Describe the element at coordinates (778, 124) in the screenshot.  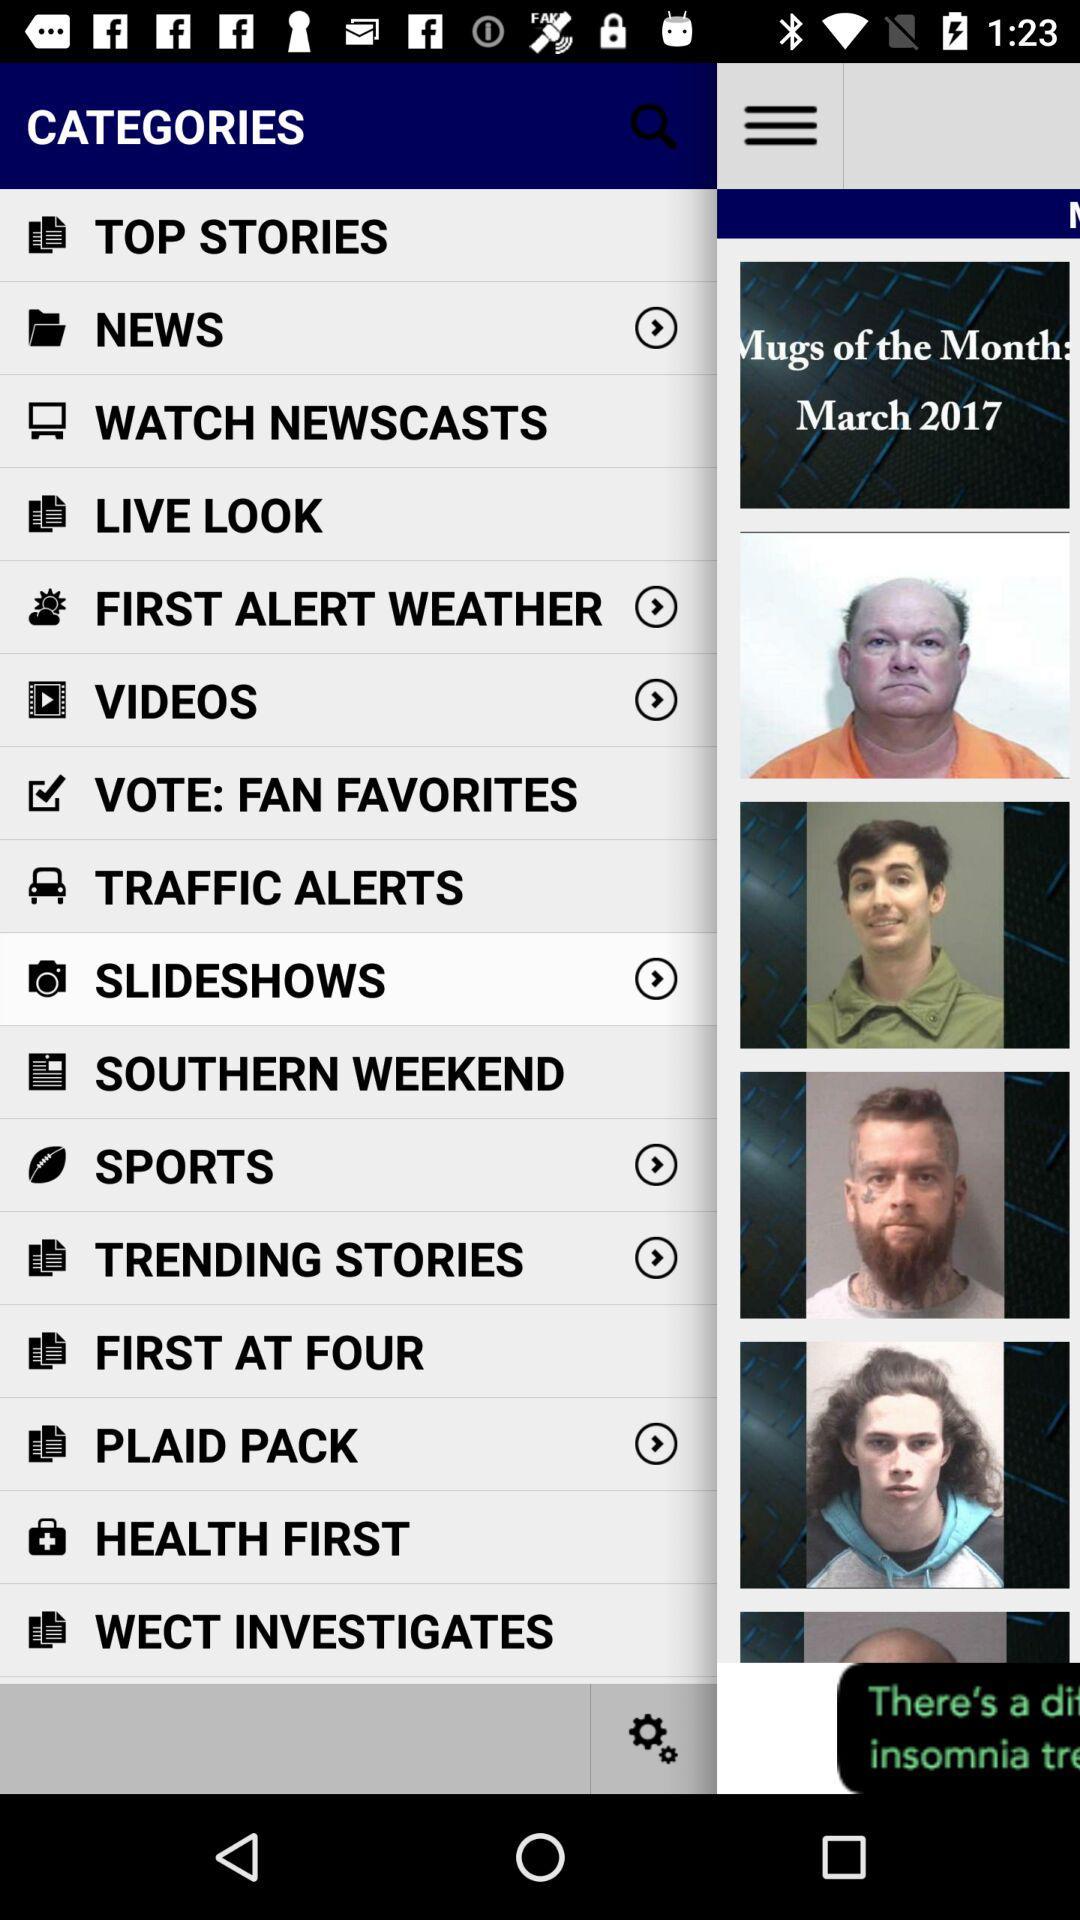
I see `the menu icon` at that location.